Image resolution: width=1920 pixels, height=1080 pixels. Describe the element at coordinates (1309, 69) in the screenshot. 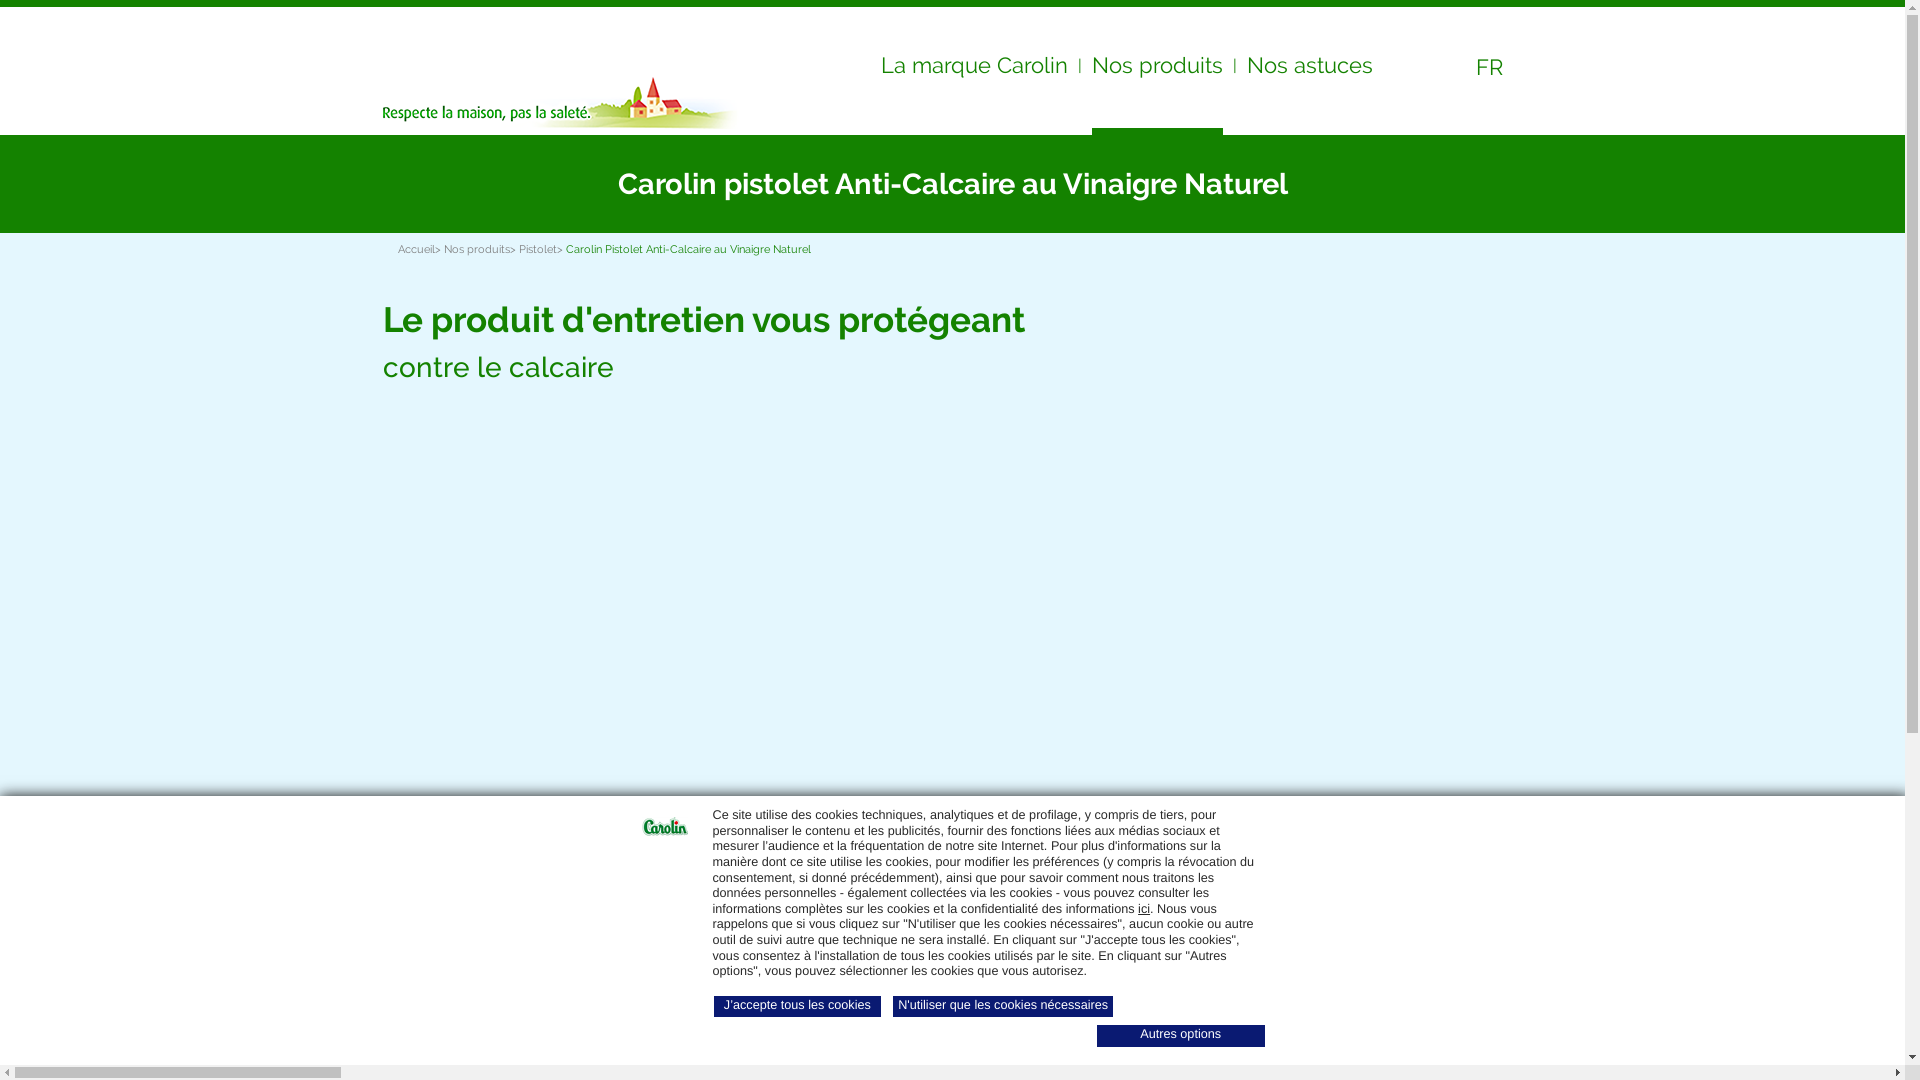

I see `'Nos astuces'` at that location.